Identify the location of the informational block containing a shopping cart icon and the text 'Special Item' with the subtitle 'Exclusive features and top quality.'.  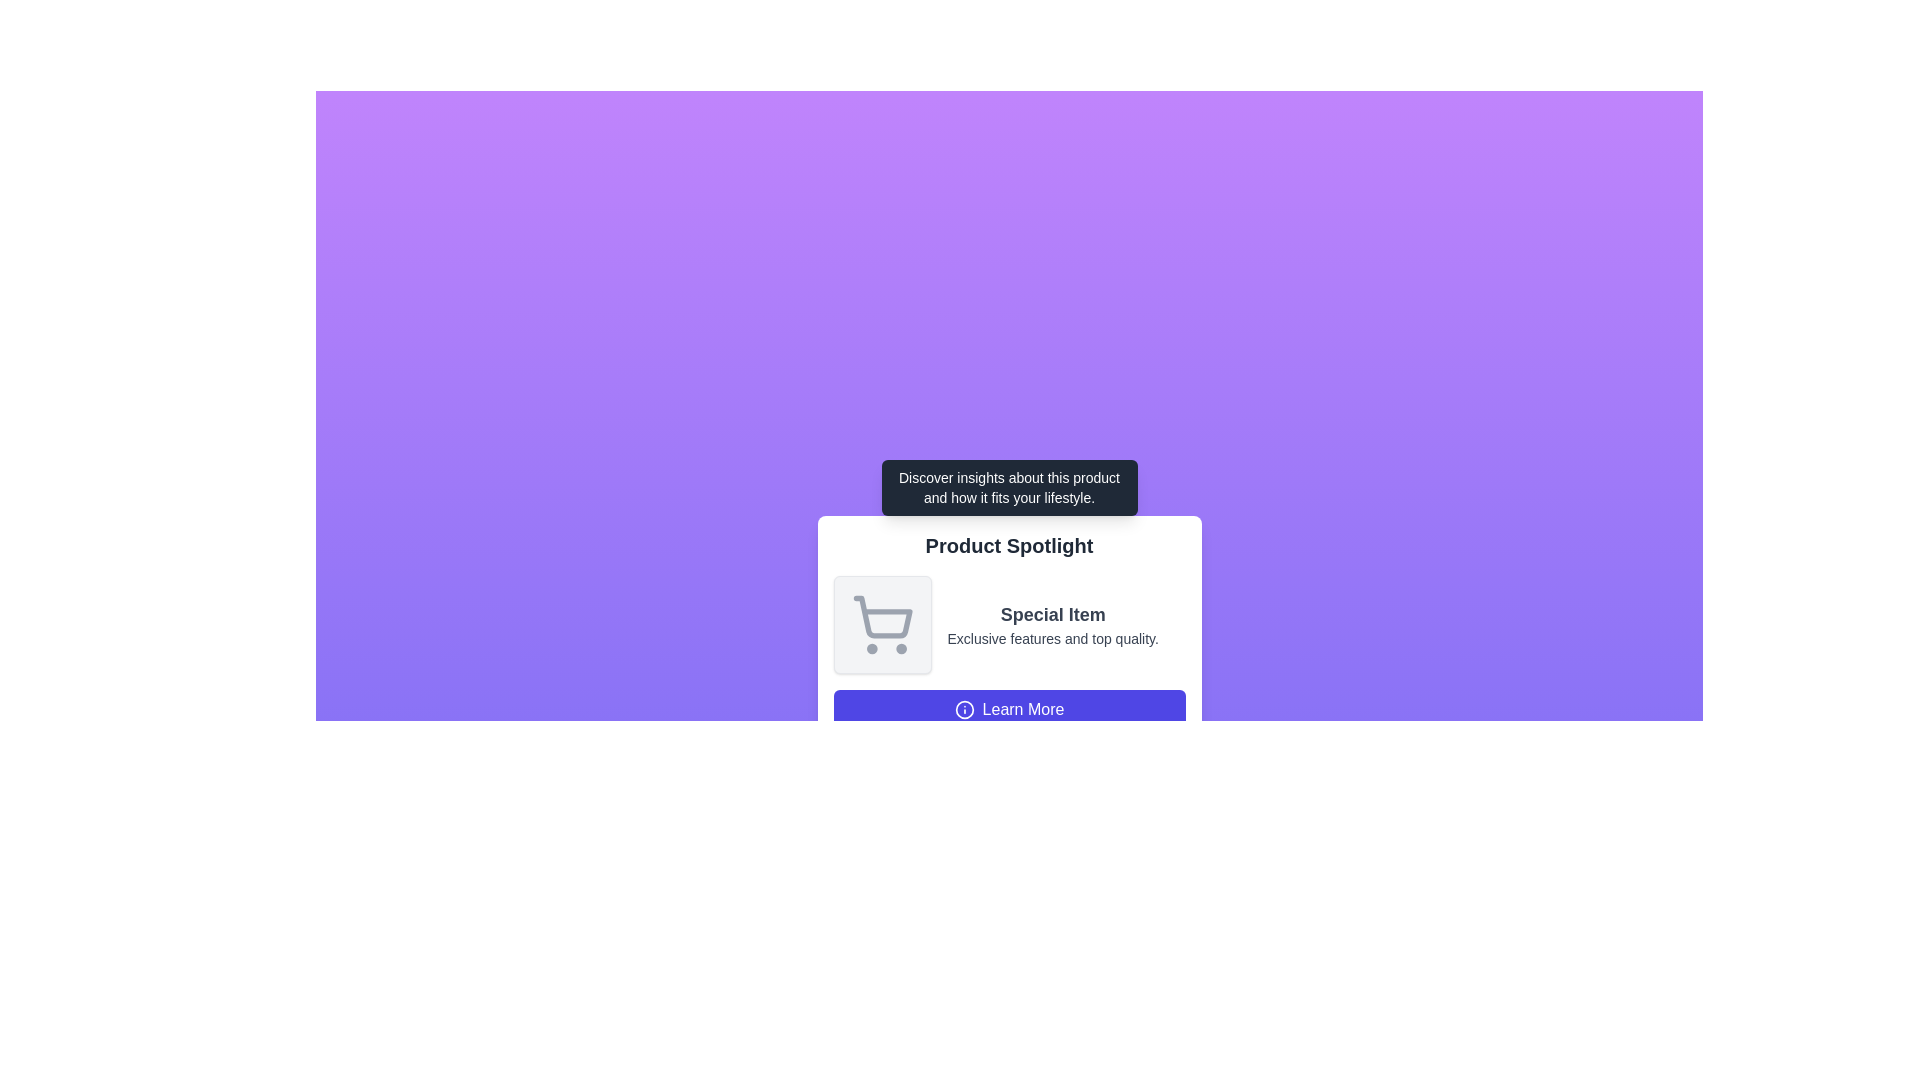
(1009, 623).